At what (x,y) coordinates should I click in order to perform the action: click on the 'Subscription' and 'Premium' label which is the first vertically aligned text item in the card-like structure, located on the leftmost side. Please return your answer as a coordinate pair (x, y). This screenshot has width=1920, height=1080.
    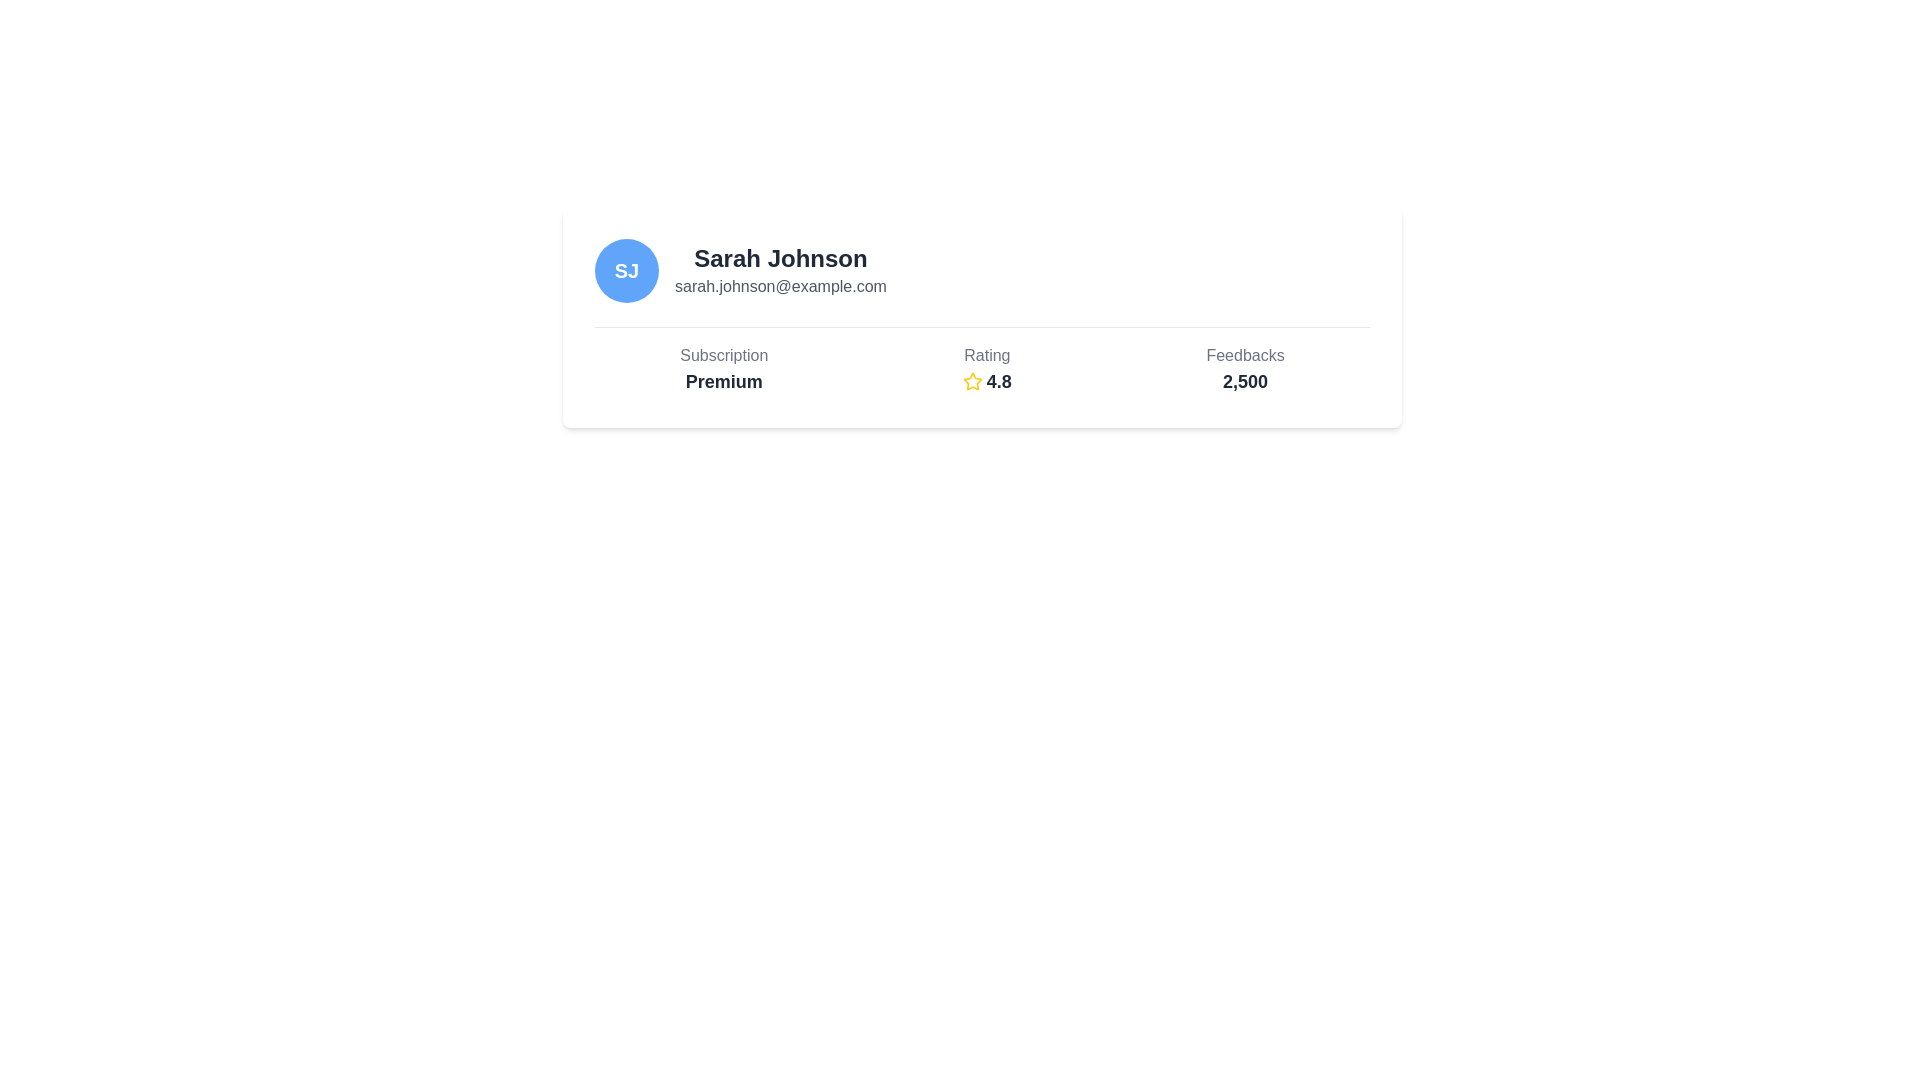
    Looking at the image, I should click on (723, 370).